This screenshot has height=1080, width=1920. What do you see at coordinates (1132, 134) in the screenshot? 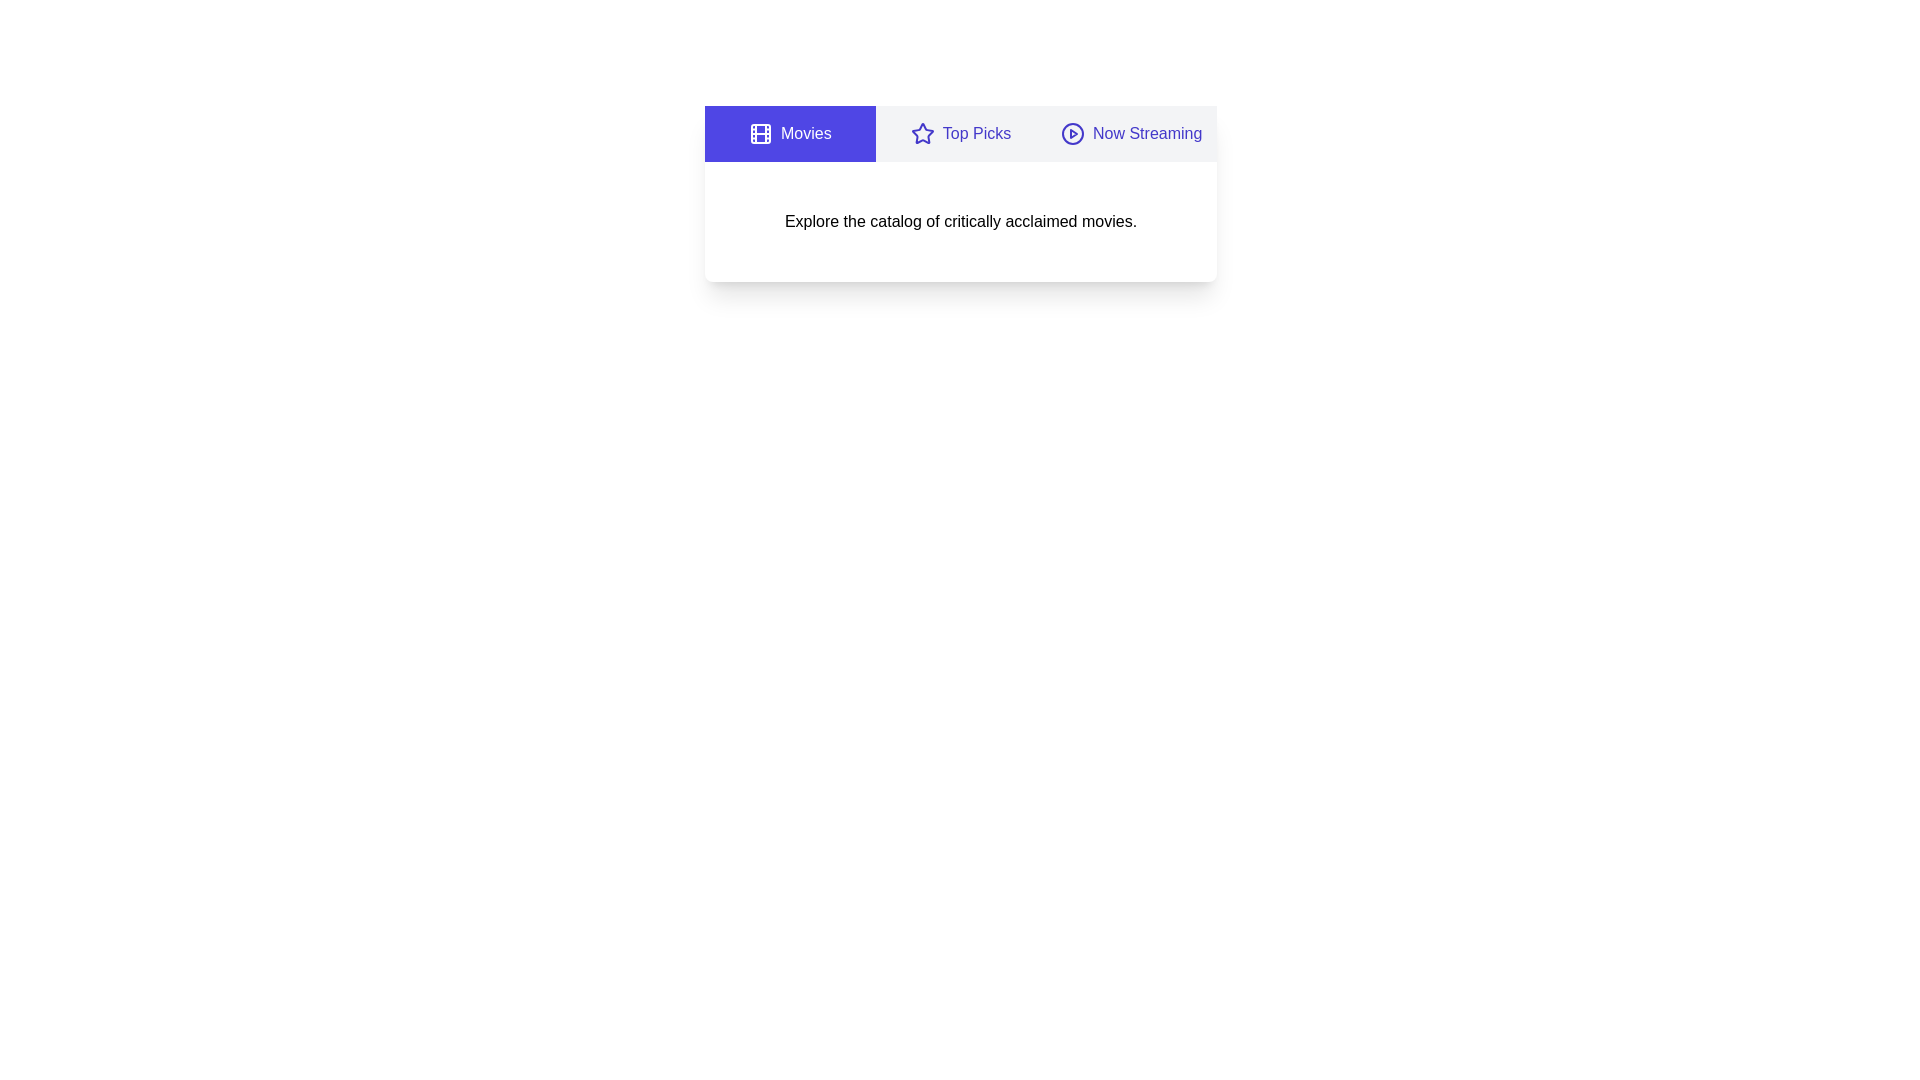
I see `the tab corresponding to Now Streaming to view its content` at bounding box center [1132, 134].